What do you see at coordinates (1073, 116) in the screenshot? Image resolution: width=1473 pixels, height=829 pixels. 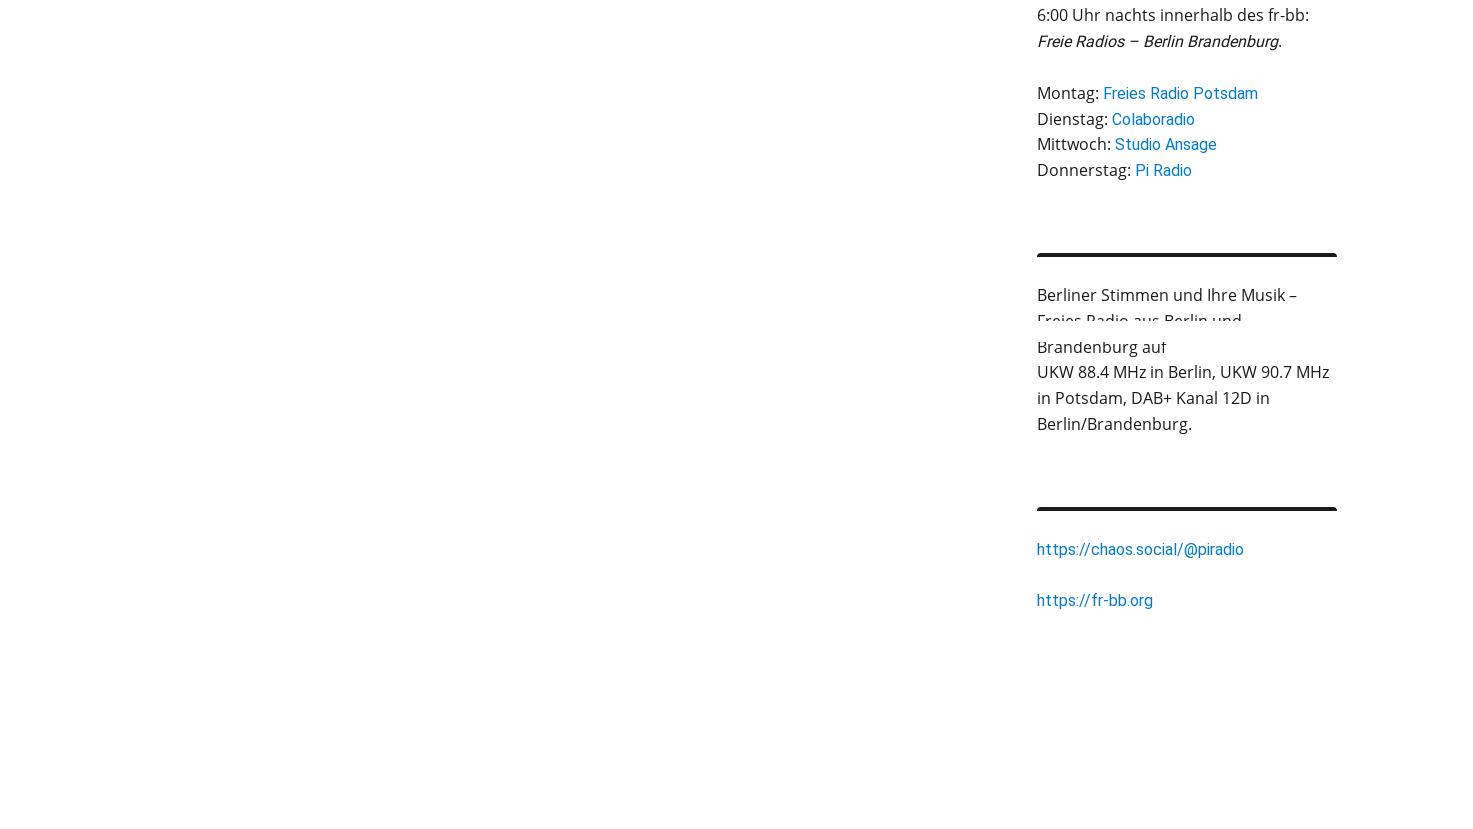 I see `'Dienstag:'` at bounding box center [1073, 116].